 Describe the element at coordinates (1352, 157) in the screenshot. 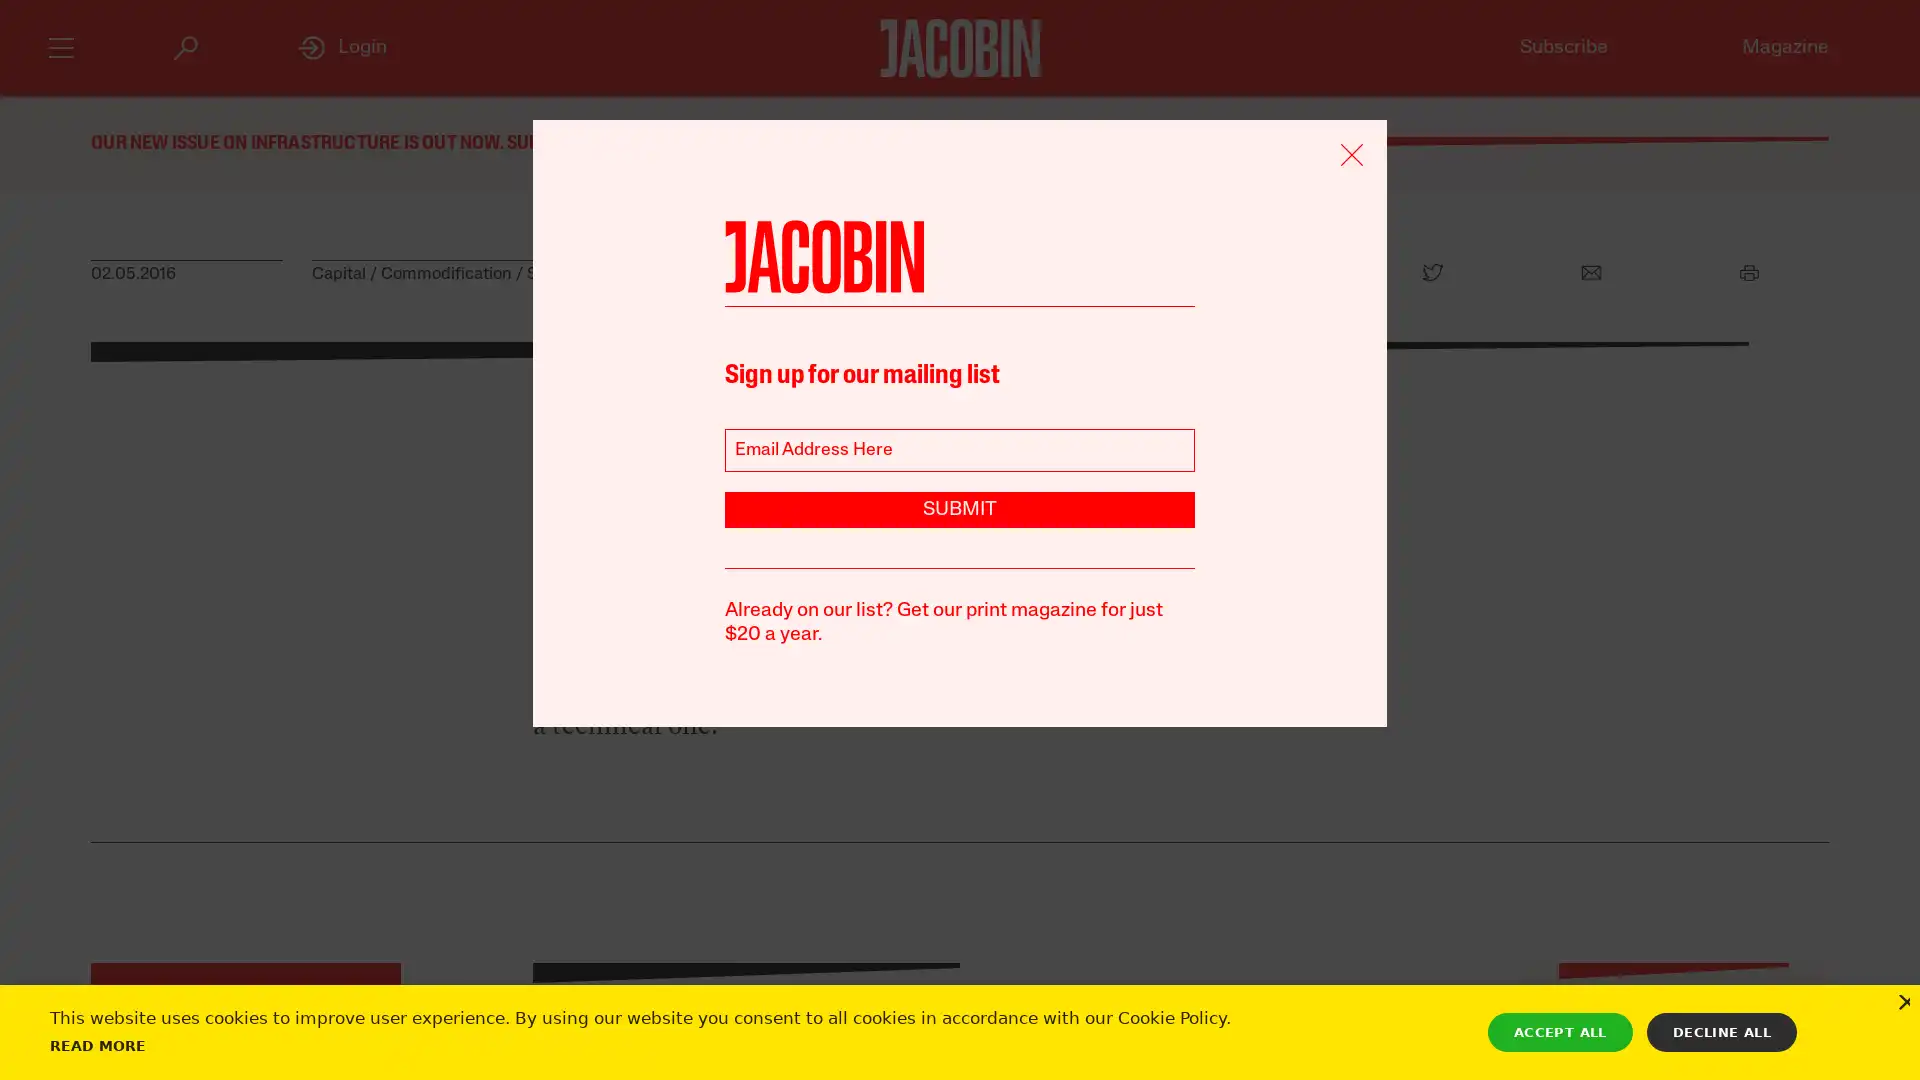

I see `Remove Icon` at that location.